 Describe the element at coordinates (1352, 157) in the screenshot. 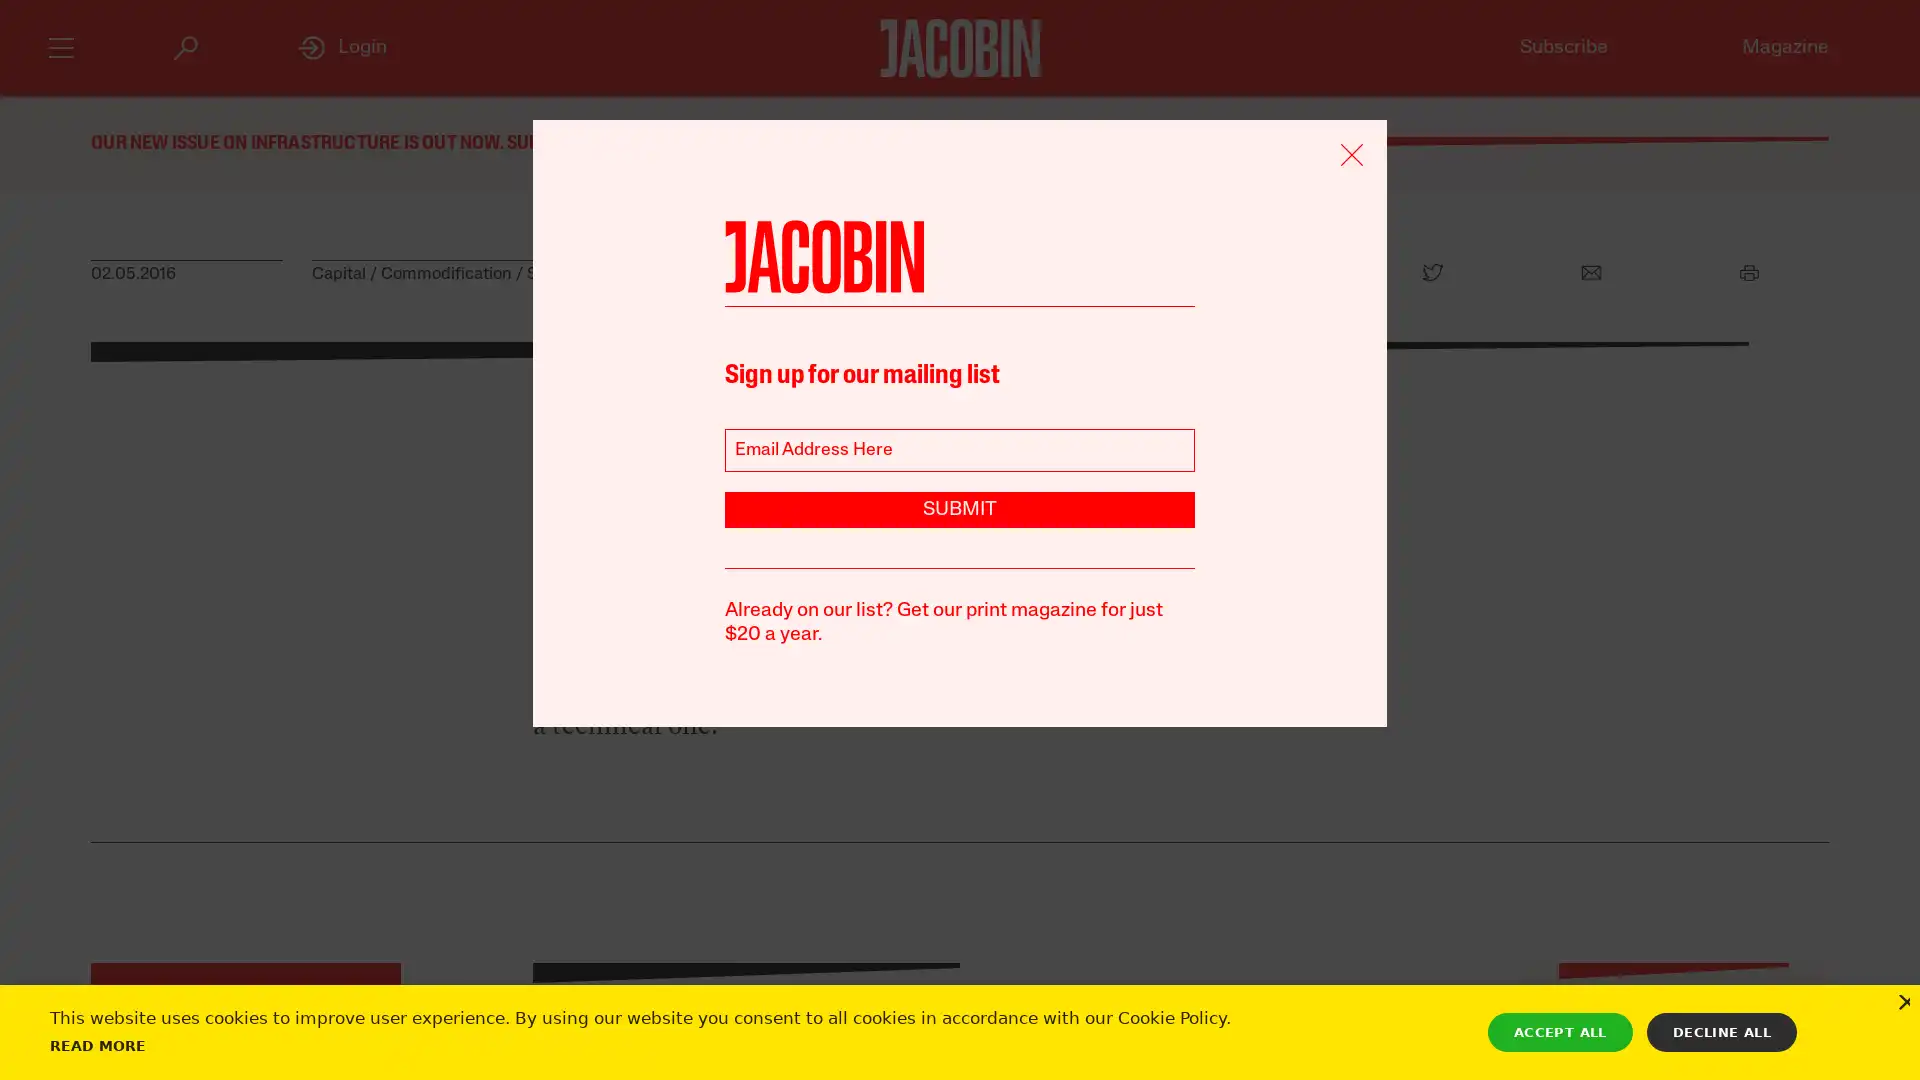

I see `Remove Icon` at that location.